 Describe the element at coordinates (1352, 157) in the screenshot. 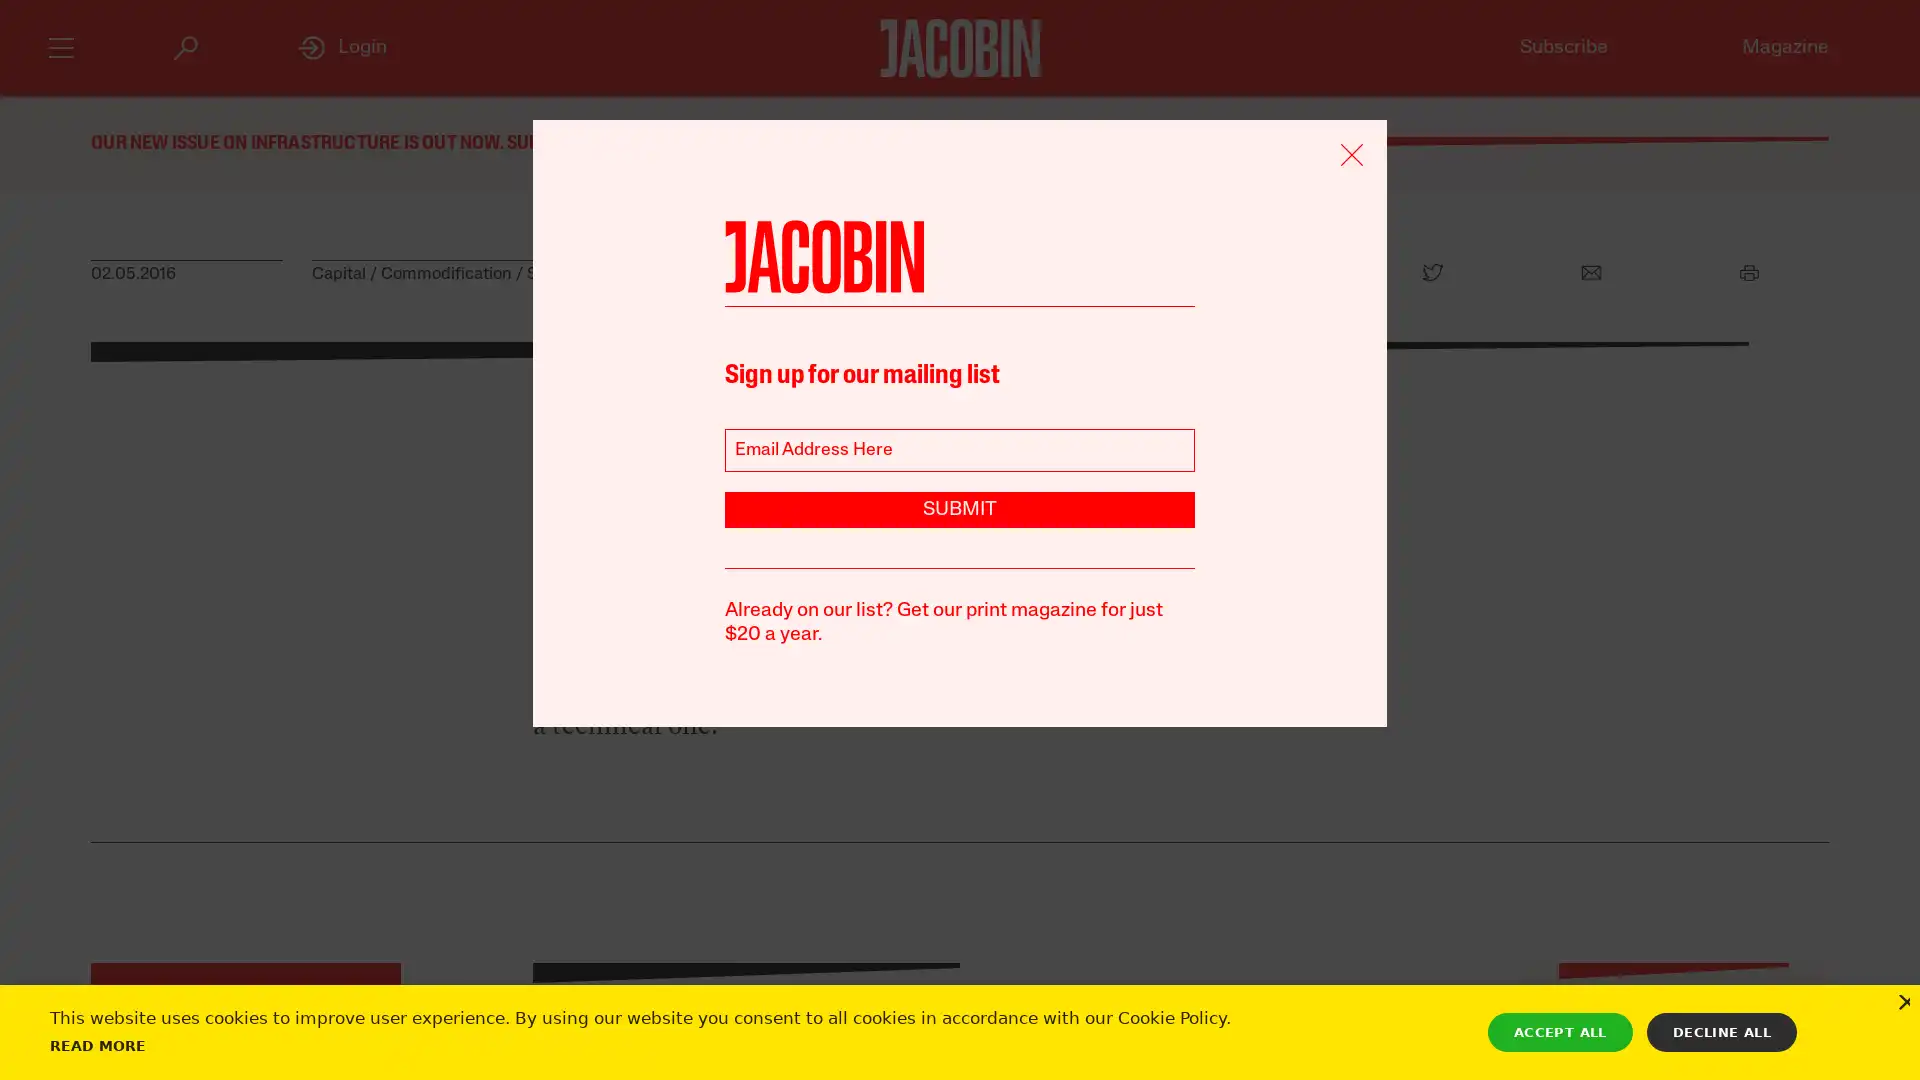

I see `Remove Icon` at that location.